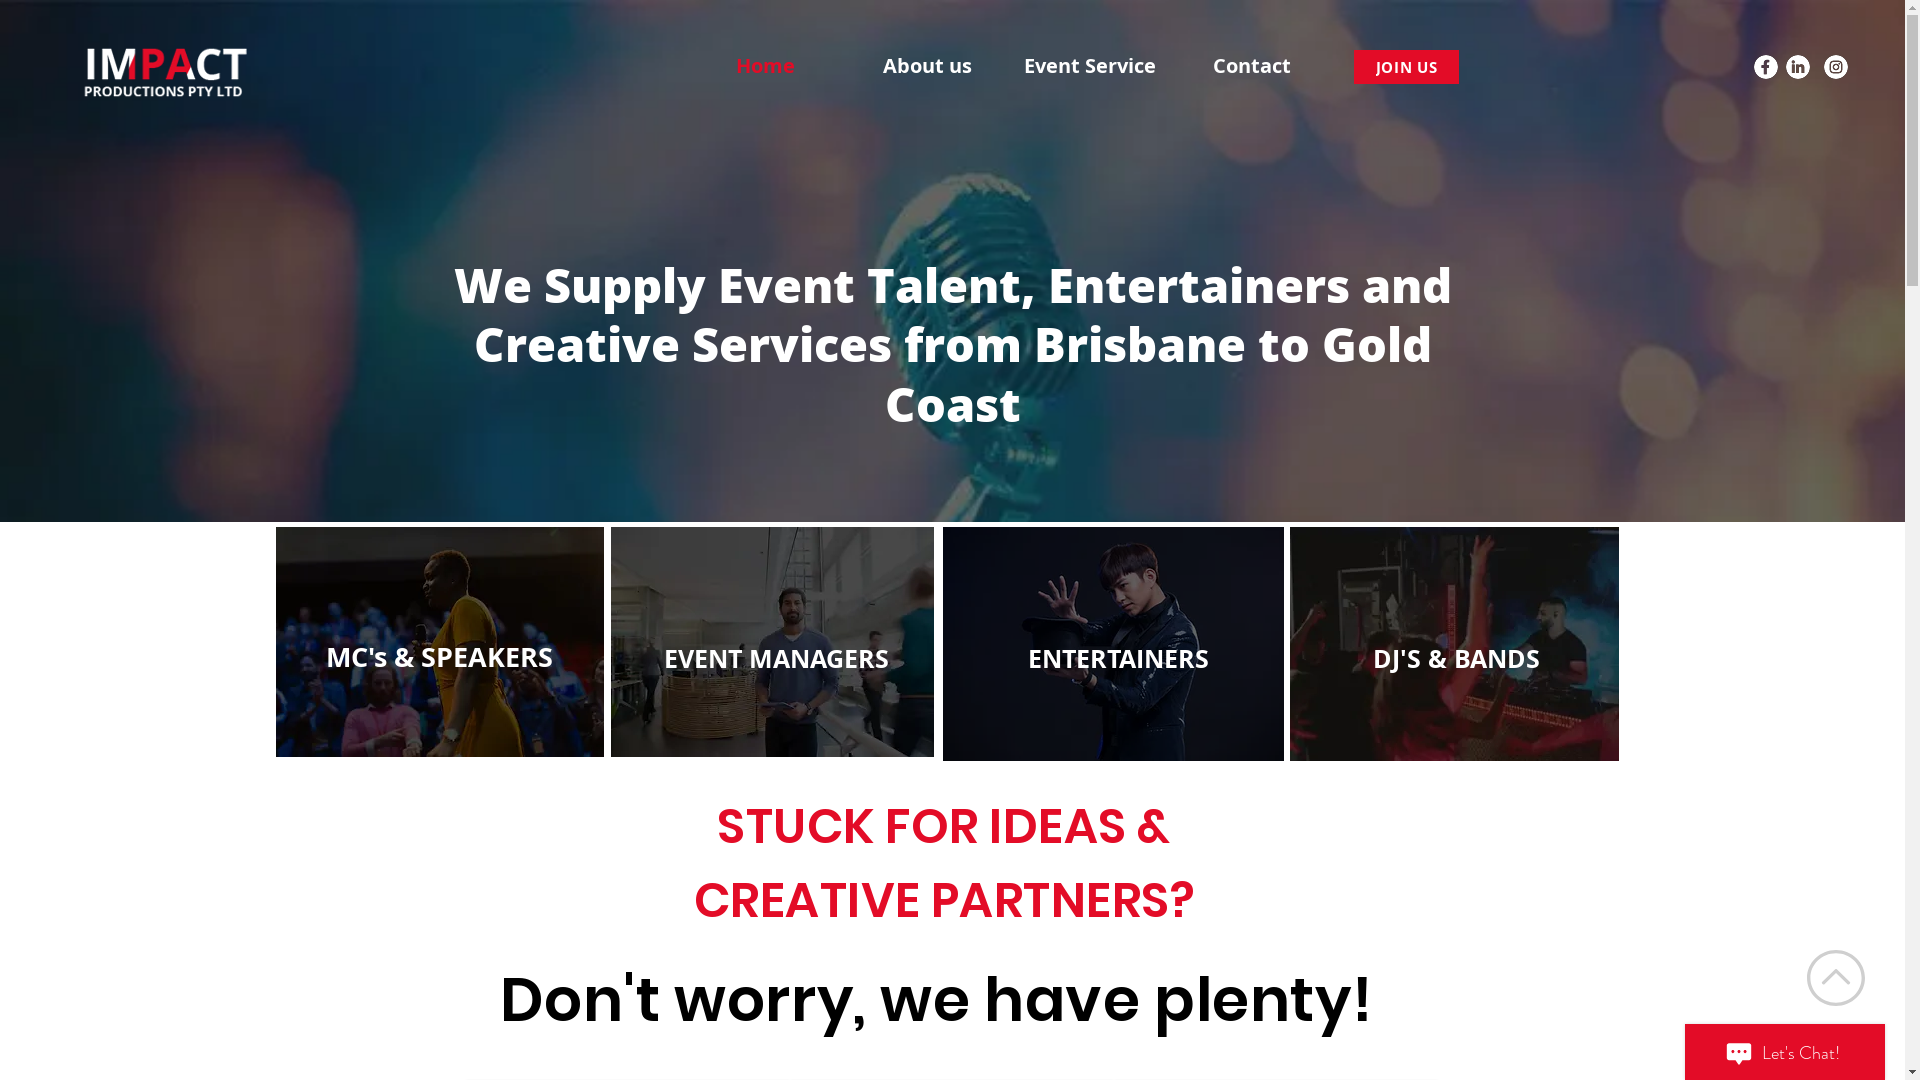 This screenshot has width=1920, height=1080. I want to click on 'JOIN US', so click(1405, 65).